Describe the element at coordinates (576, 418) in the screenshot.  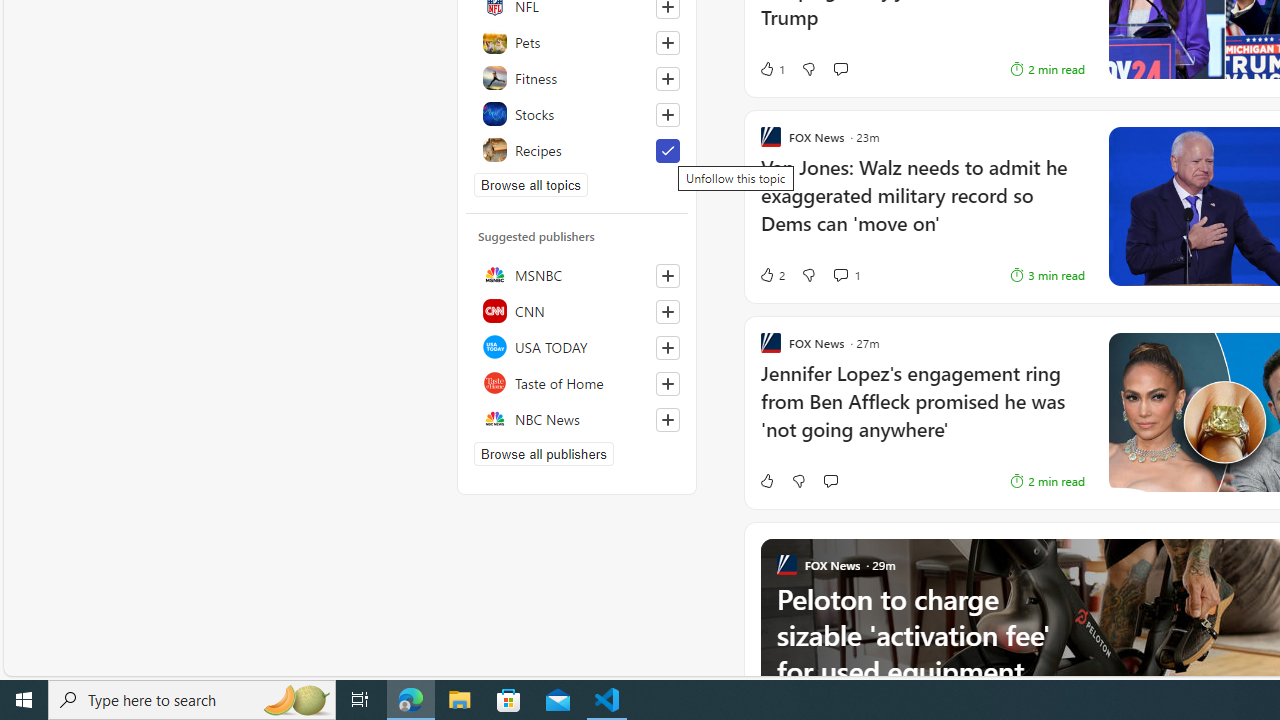
I see `'NBC News'` at that location.